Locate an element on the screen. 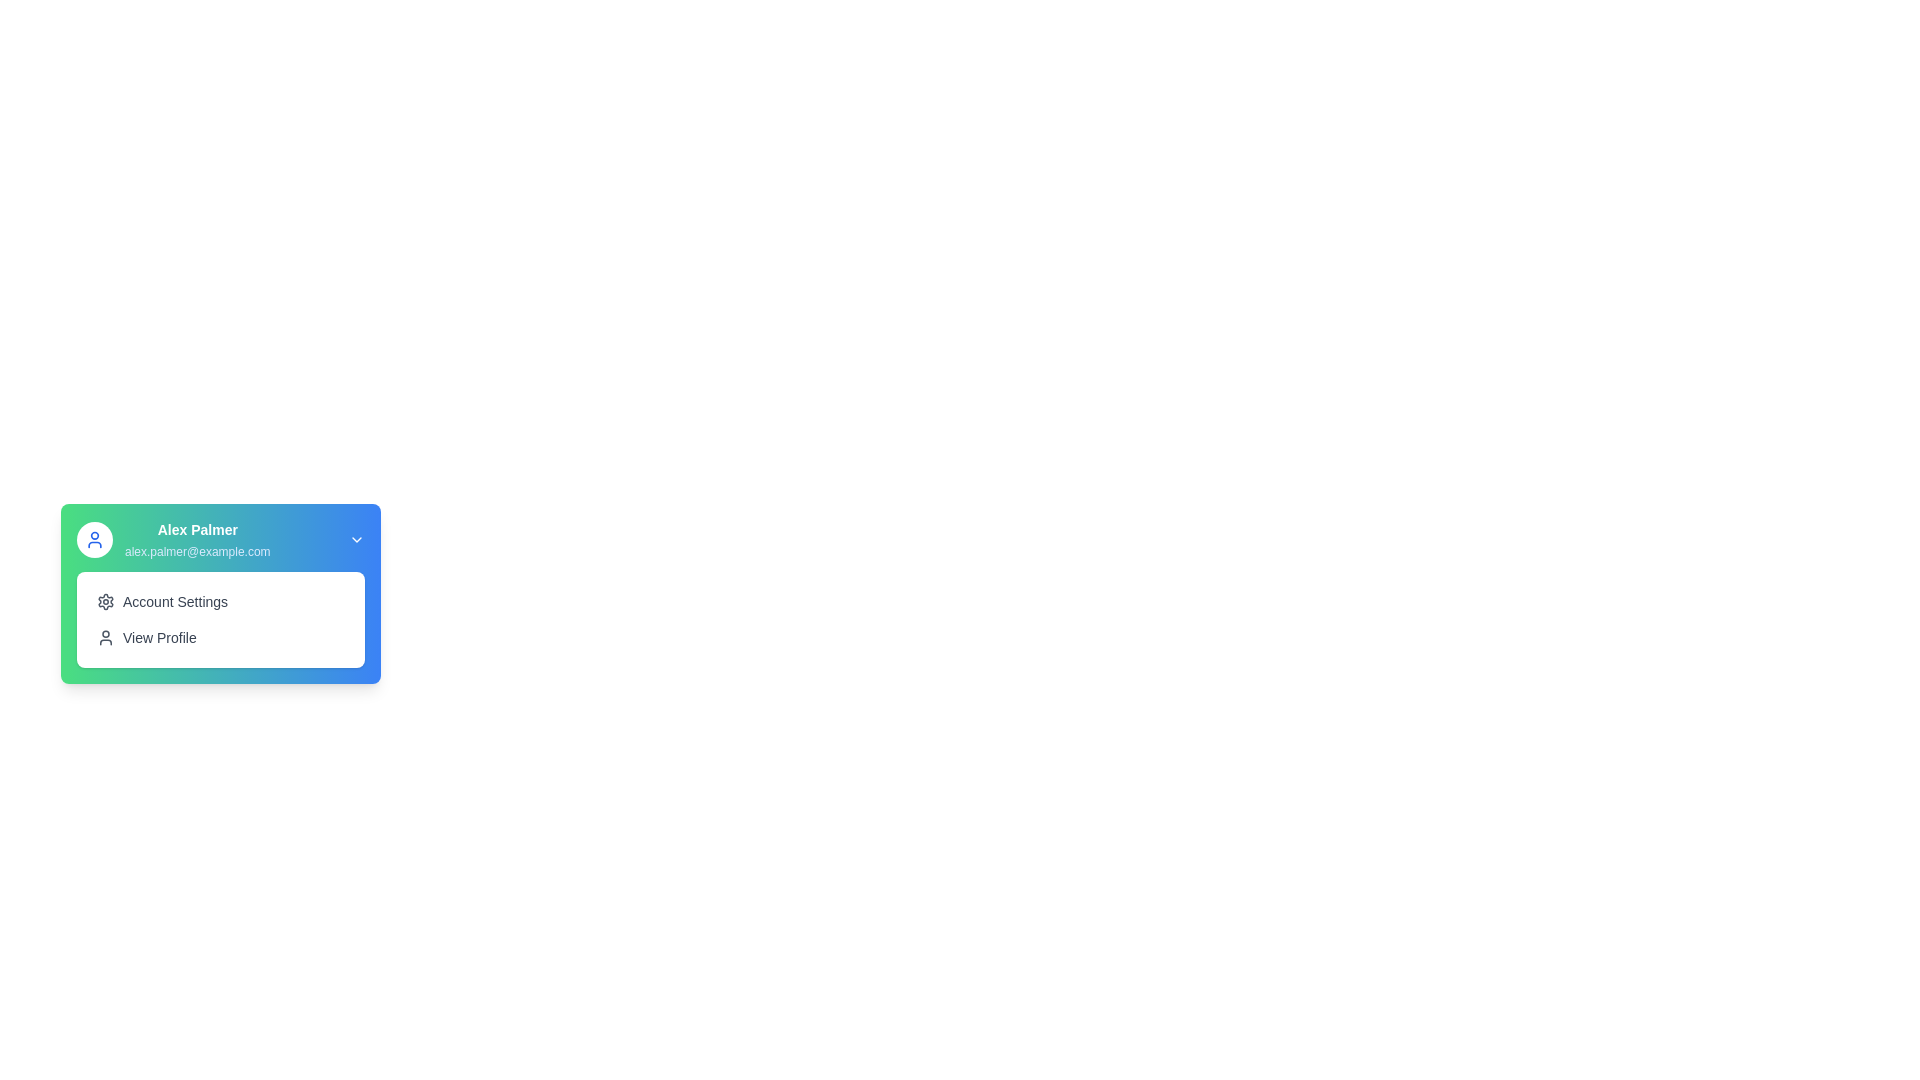 The height and width of the screenshot is (1080, 1920). user's name and email address displayed in the static informational text block located at the top-left of the dropdown menu, next to the circular user icon with a blue outline is located at coordinates (197, 540).